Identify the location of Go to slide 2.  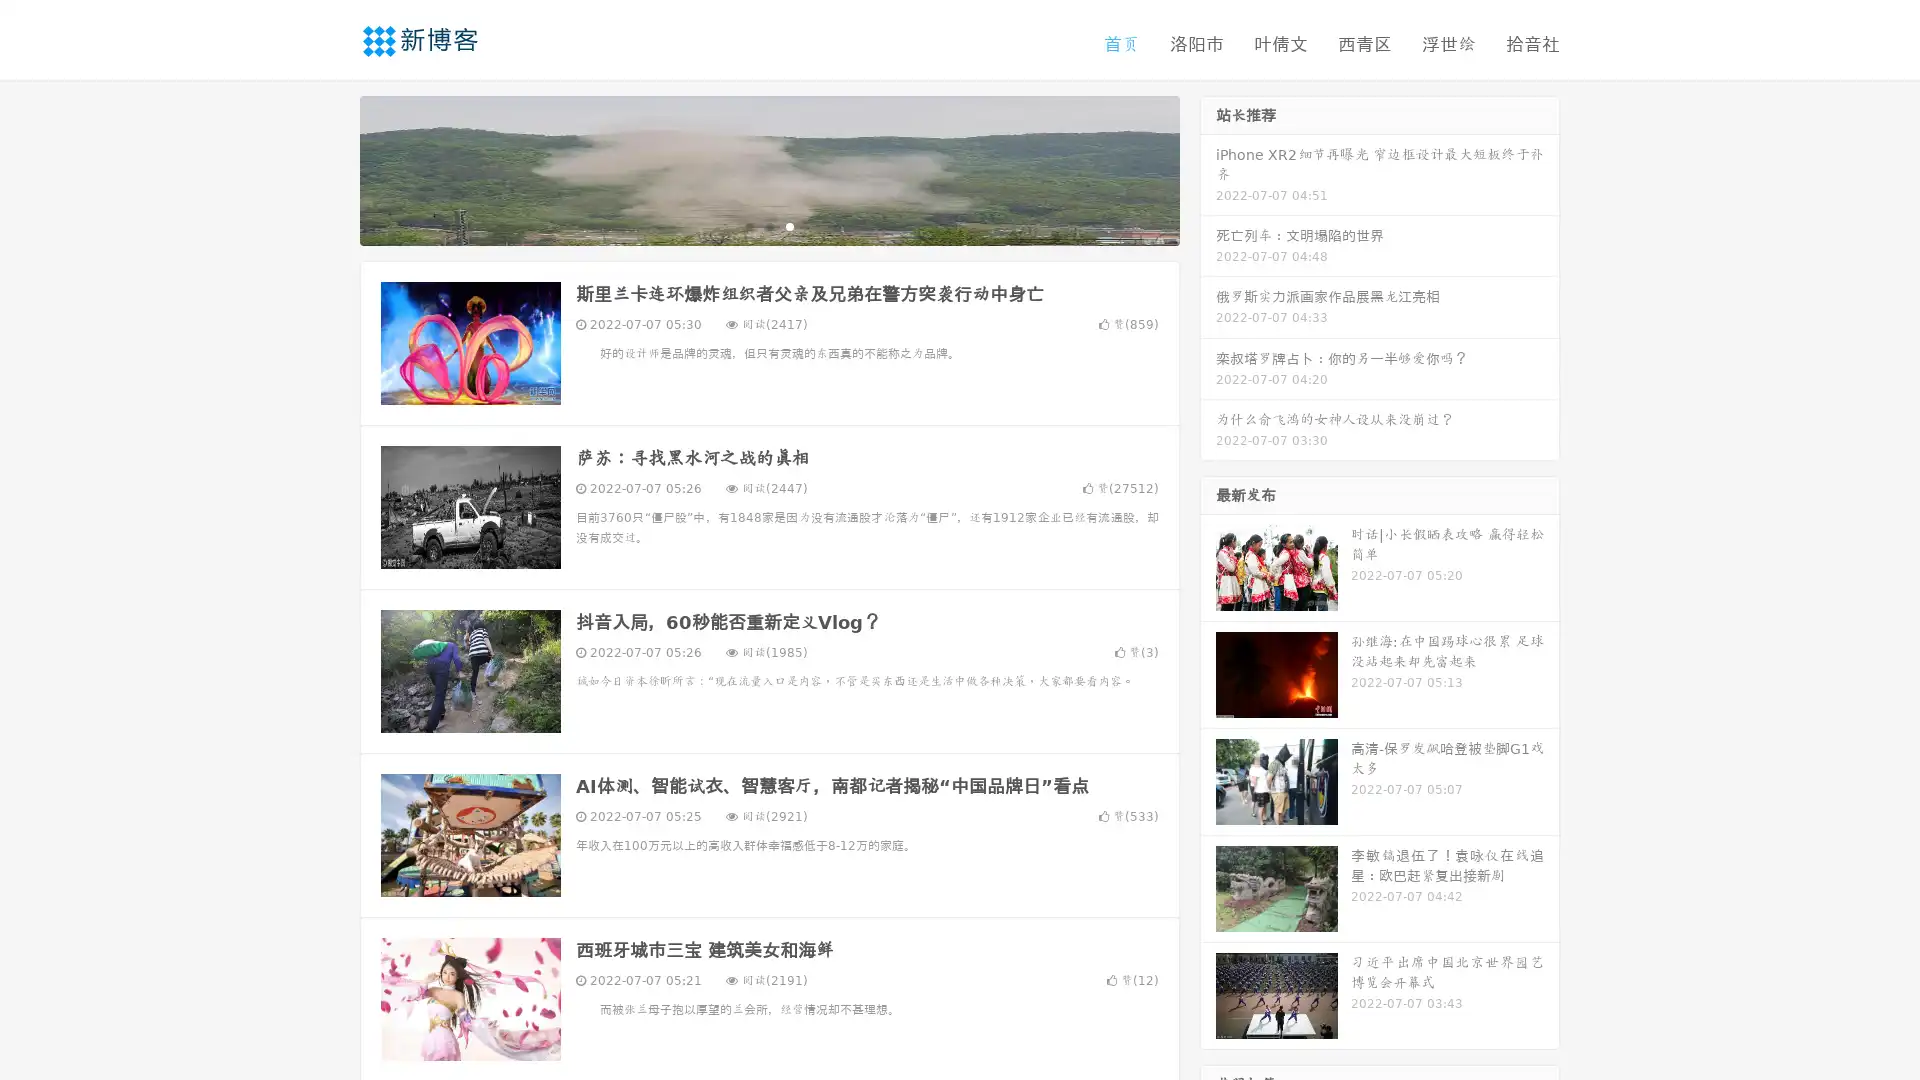
(768, 225).